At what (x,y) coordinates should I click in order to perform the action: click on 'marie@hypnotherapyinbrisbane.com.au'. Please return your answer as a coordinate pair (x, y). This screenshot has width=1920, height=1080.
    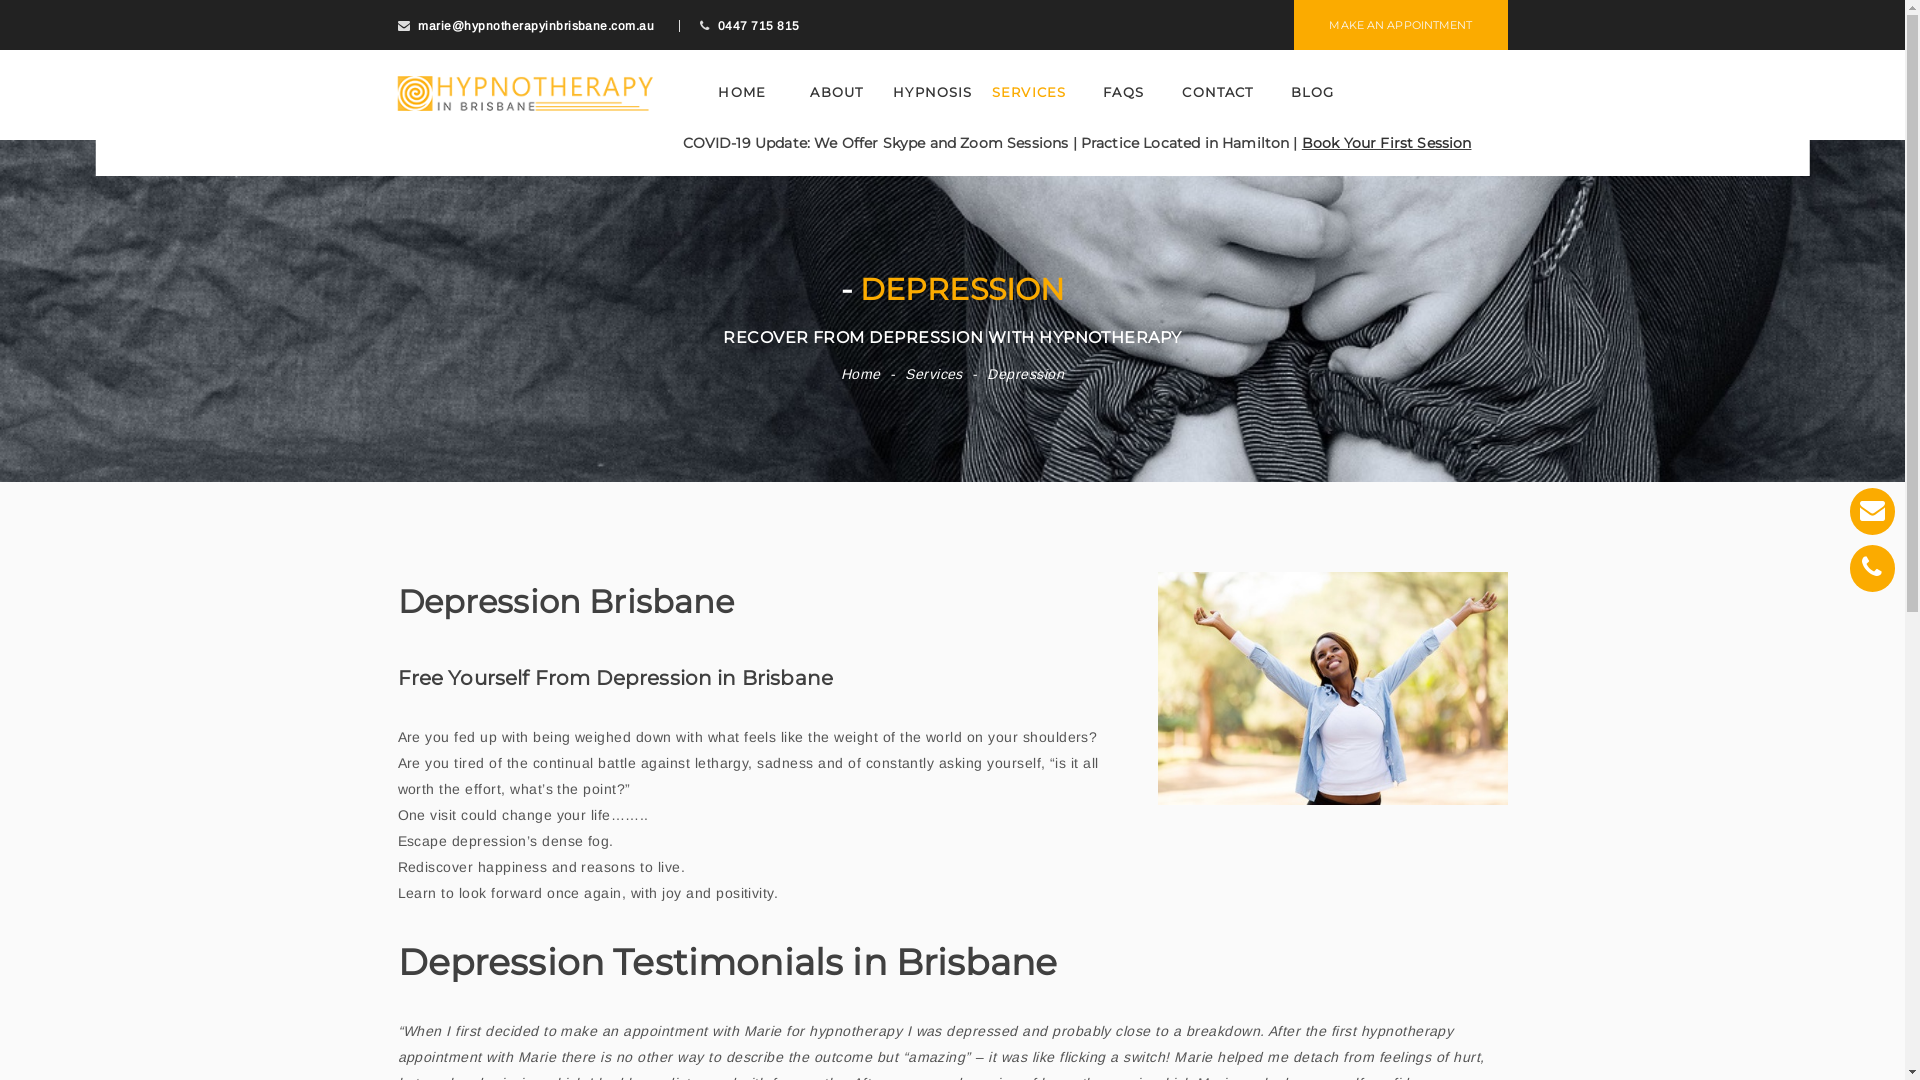
    Looking at the image, I should click on (536, 26).